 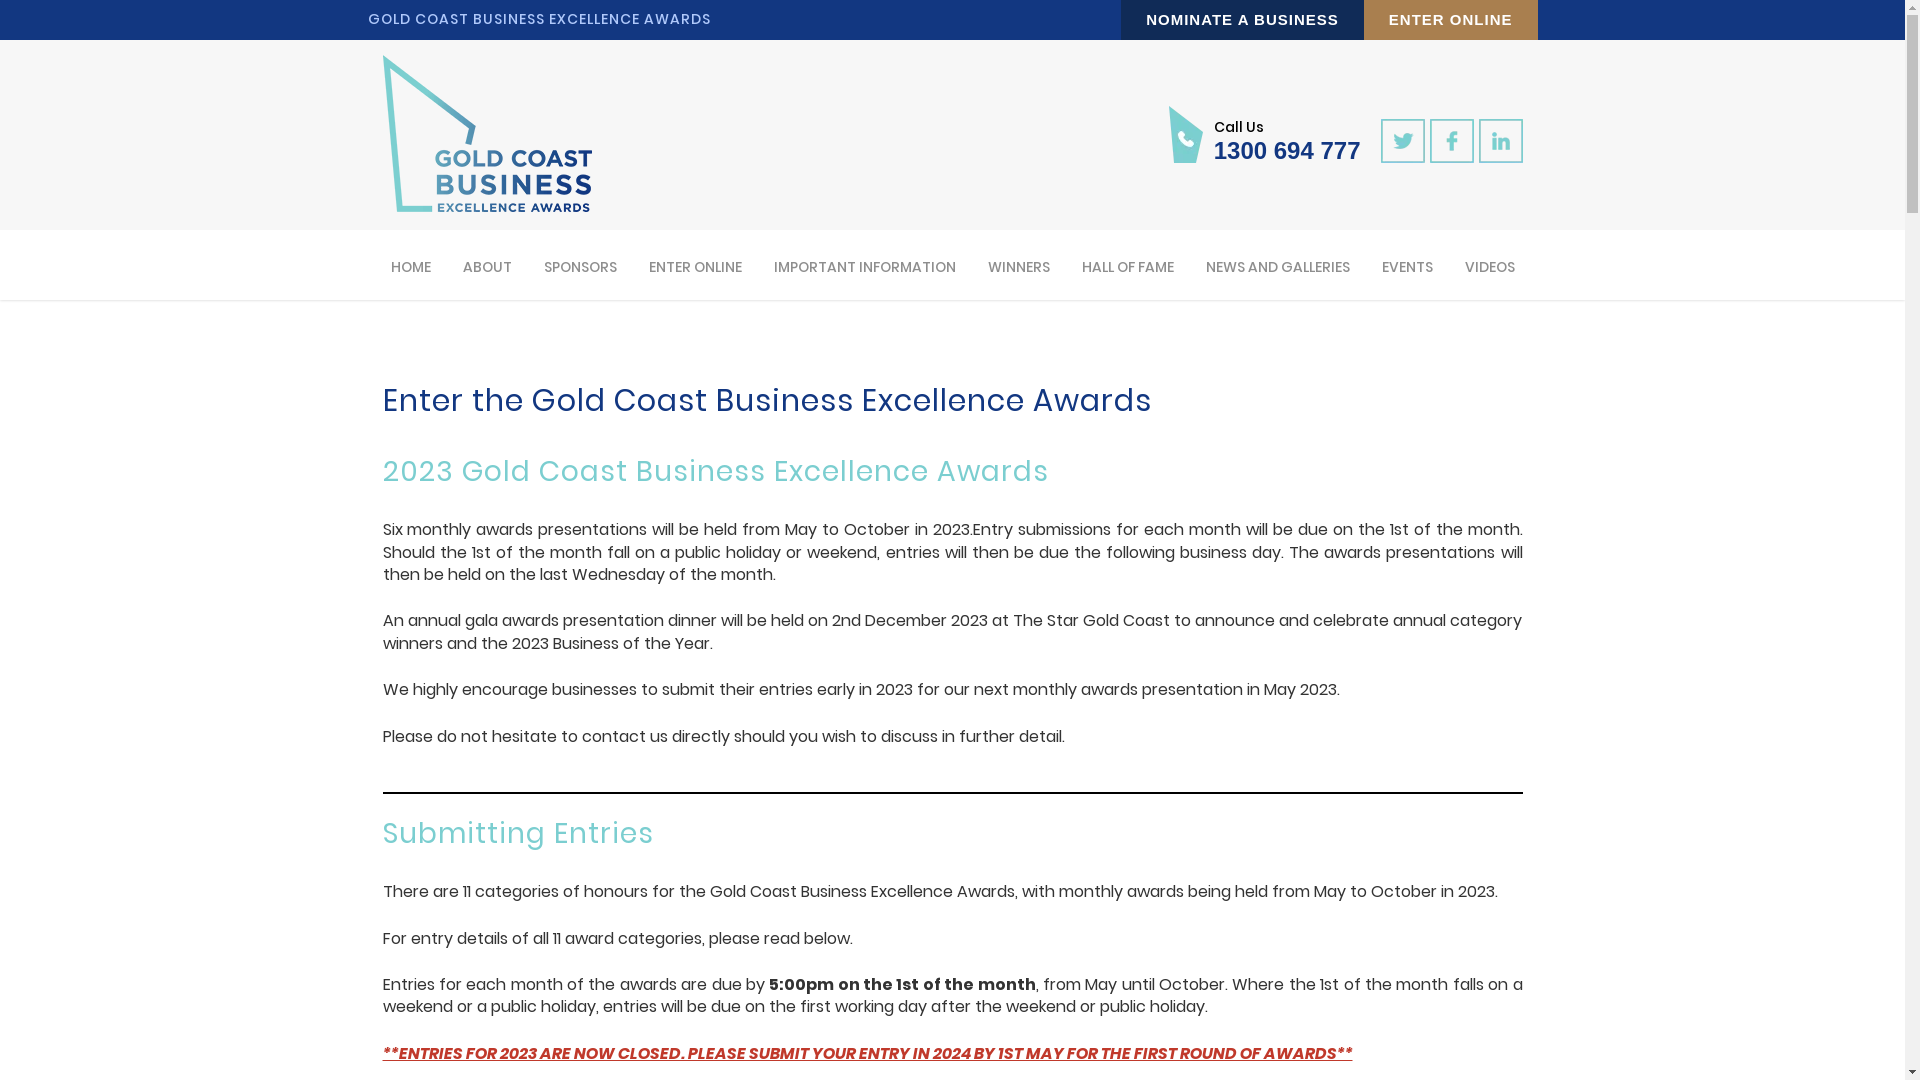 I want to click on 'HALL OF FAME', so click(x=1127, y=264).